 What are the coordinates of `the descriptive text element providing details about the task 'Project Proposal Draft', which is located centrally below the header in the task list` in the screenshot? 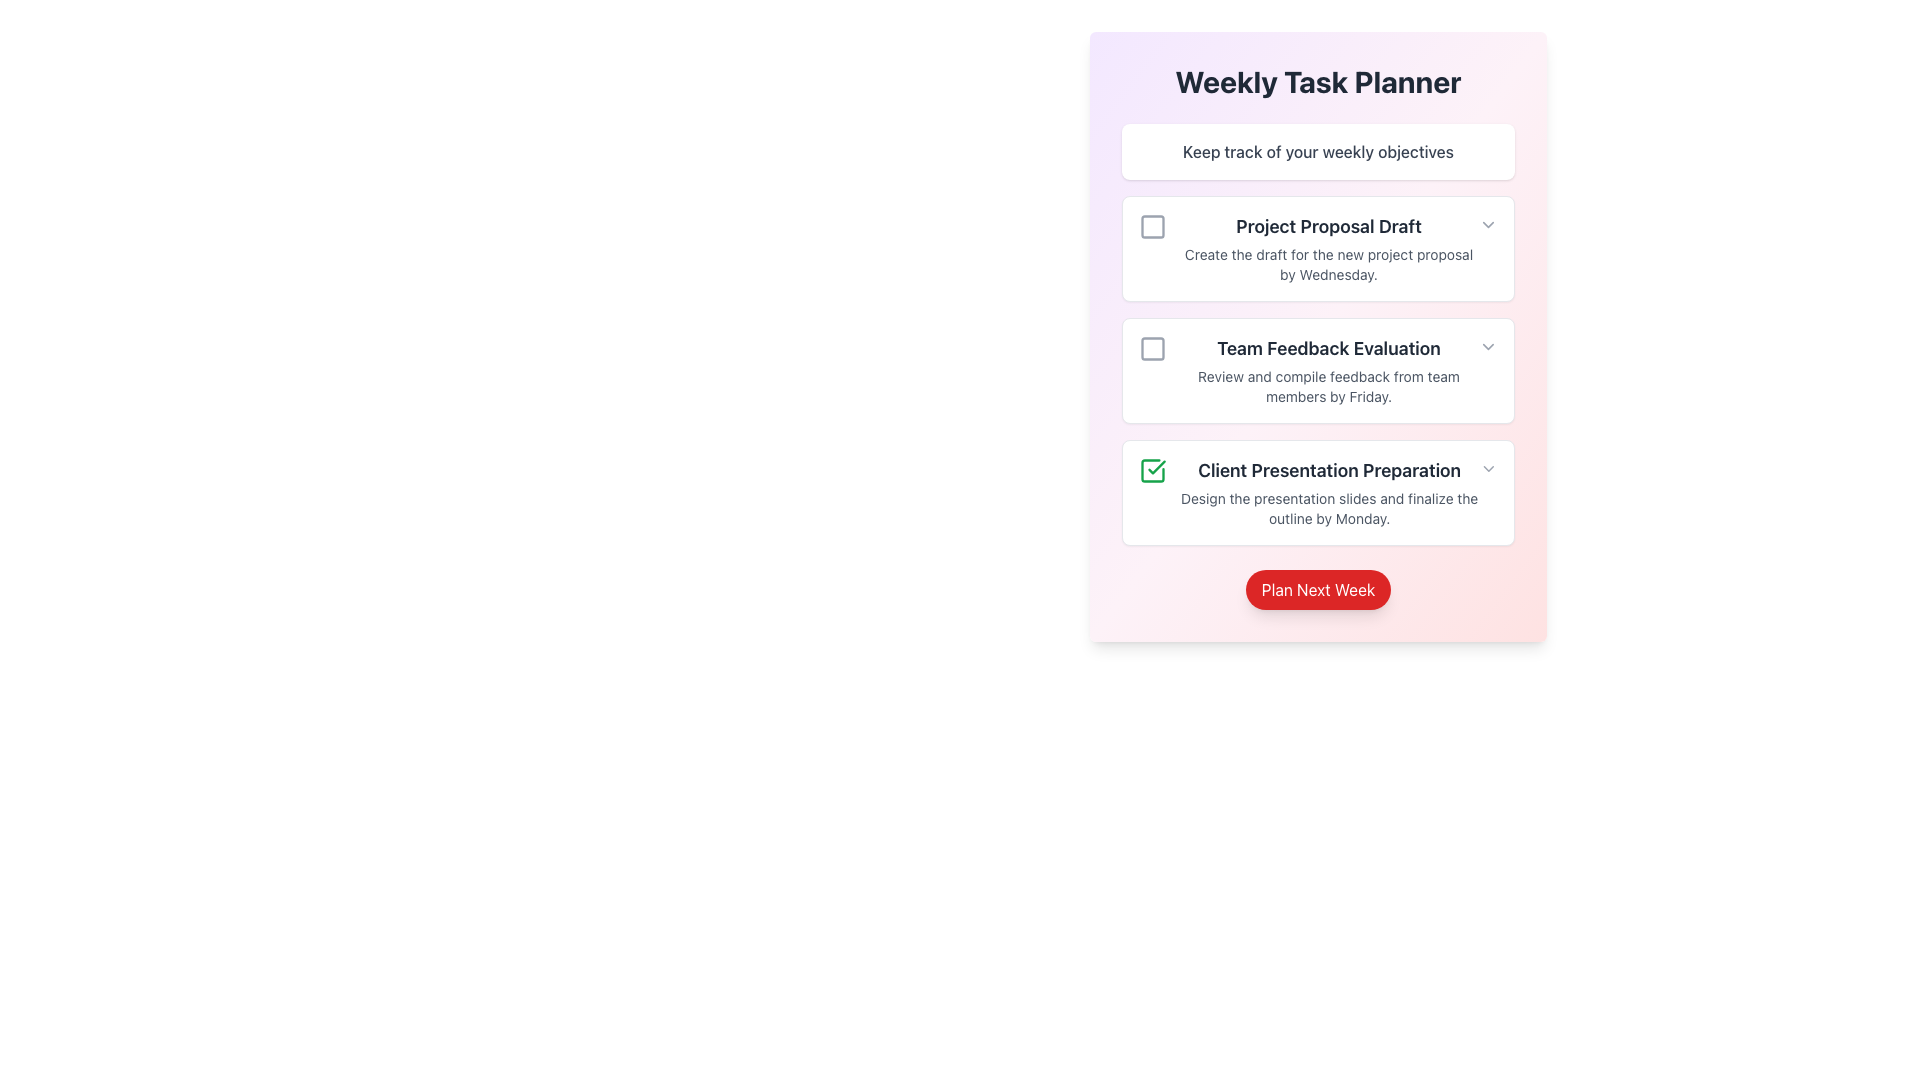 It's located at (1329, 264).